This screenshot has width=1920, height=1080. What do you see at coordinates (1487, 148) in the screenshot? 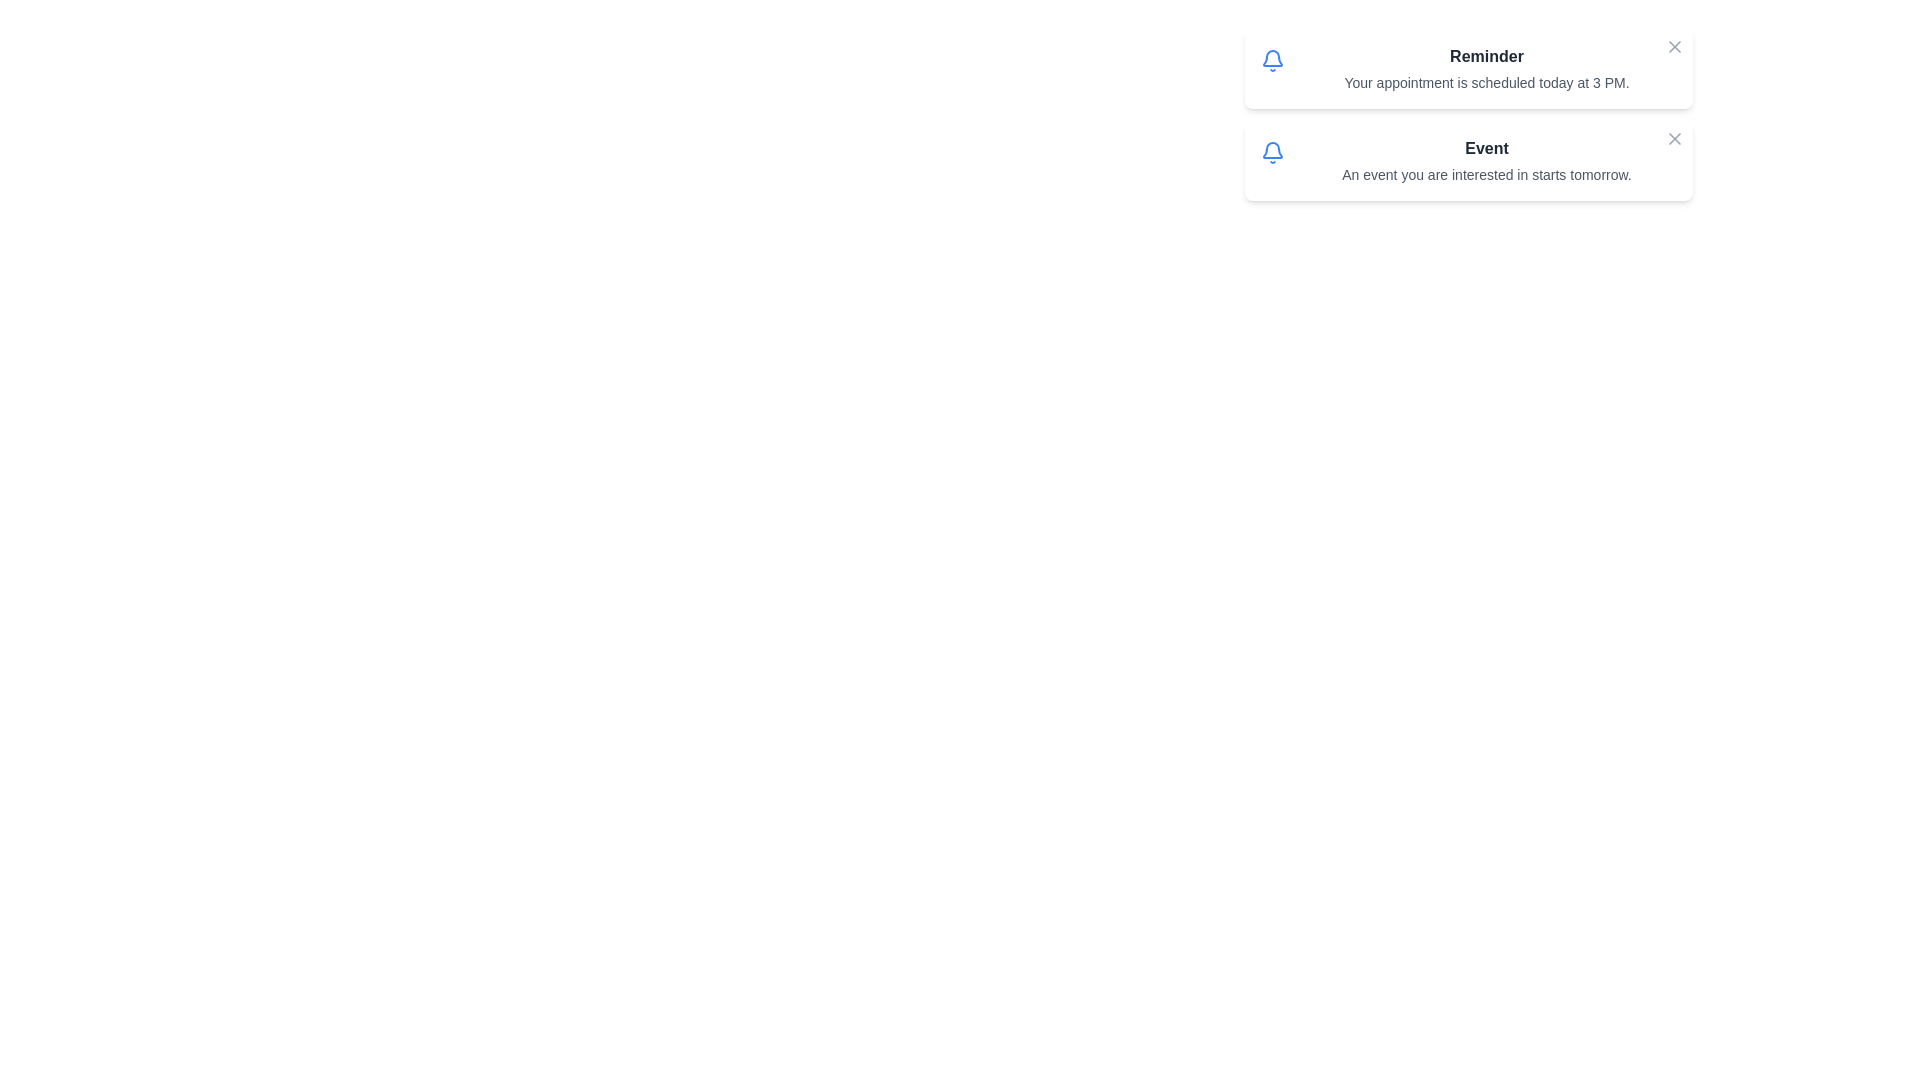
I see `the bold text label displaying the word 'Event' that is located at the top of a rectangular card, centered horizontally and positioned below the notification icon` at bounding box center [1487, 148].